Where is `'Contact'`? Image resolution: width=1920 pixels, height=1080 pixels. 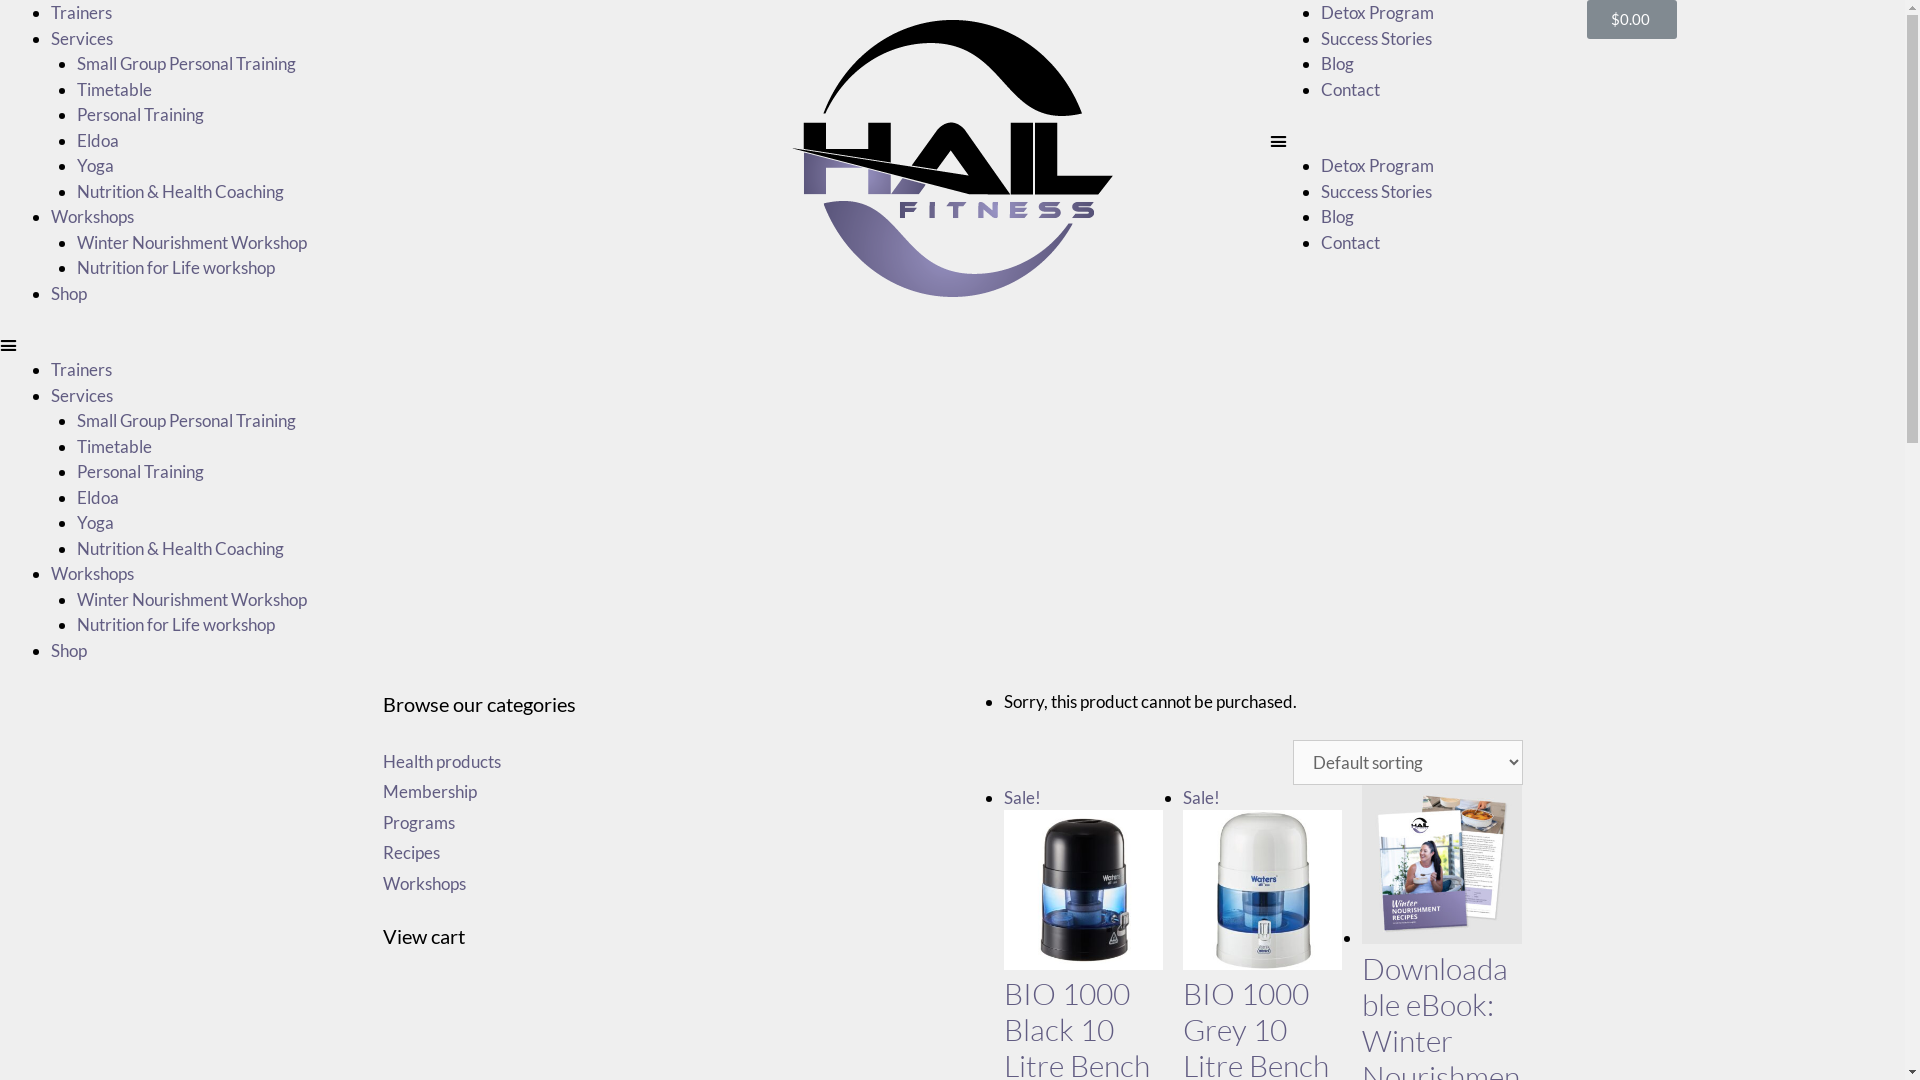
'Contact' is located at coordinates (1350, 241).